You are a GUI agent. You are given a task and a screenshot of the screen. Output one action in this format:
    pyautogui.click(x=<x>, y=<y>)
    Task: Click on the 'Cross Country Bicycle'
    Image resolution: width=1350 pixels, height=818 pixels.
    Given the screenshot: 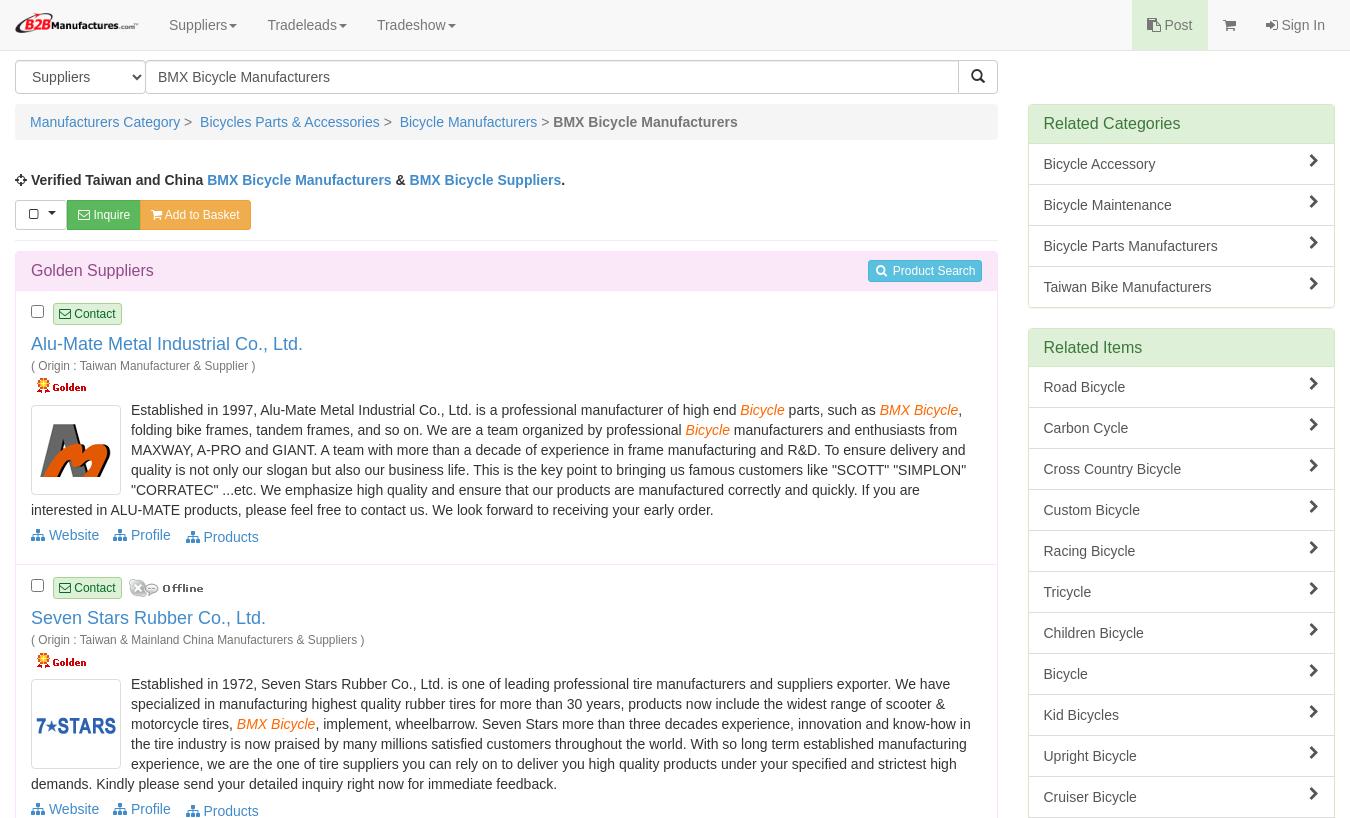 What is the action you would take?
    pyautogui.click(x=1111, y=467)
    